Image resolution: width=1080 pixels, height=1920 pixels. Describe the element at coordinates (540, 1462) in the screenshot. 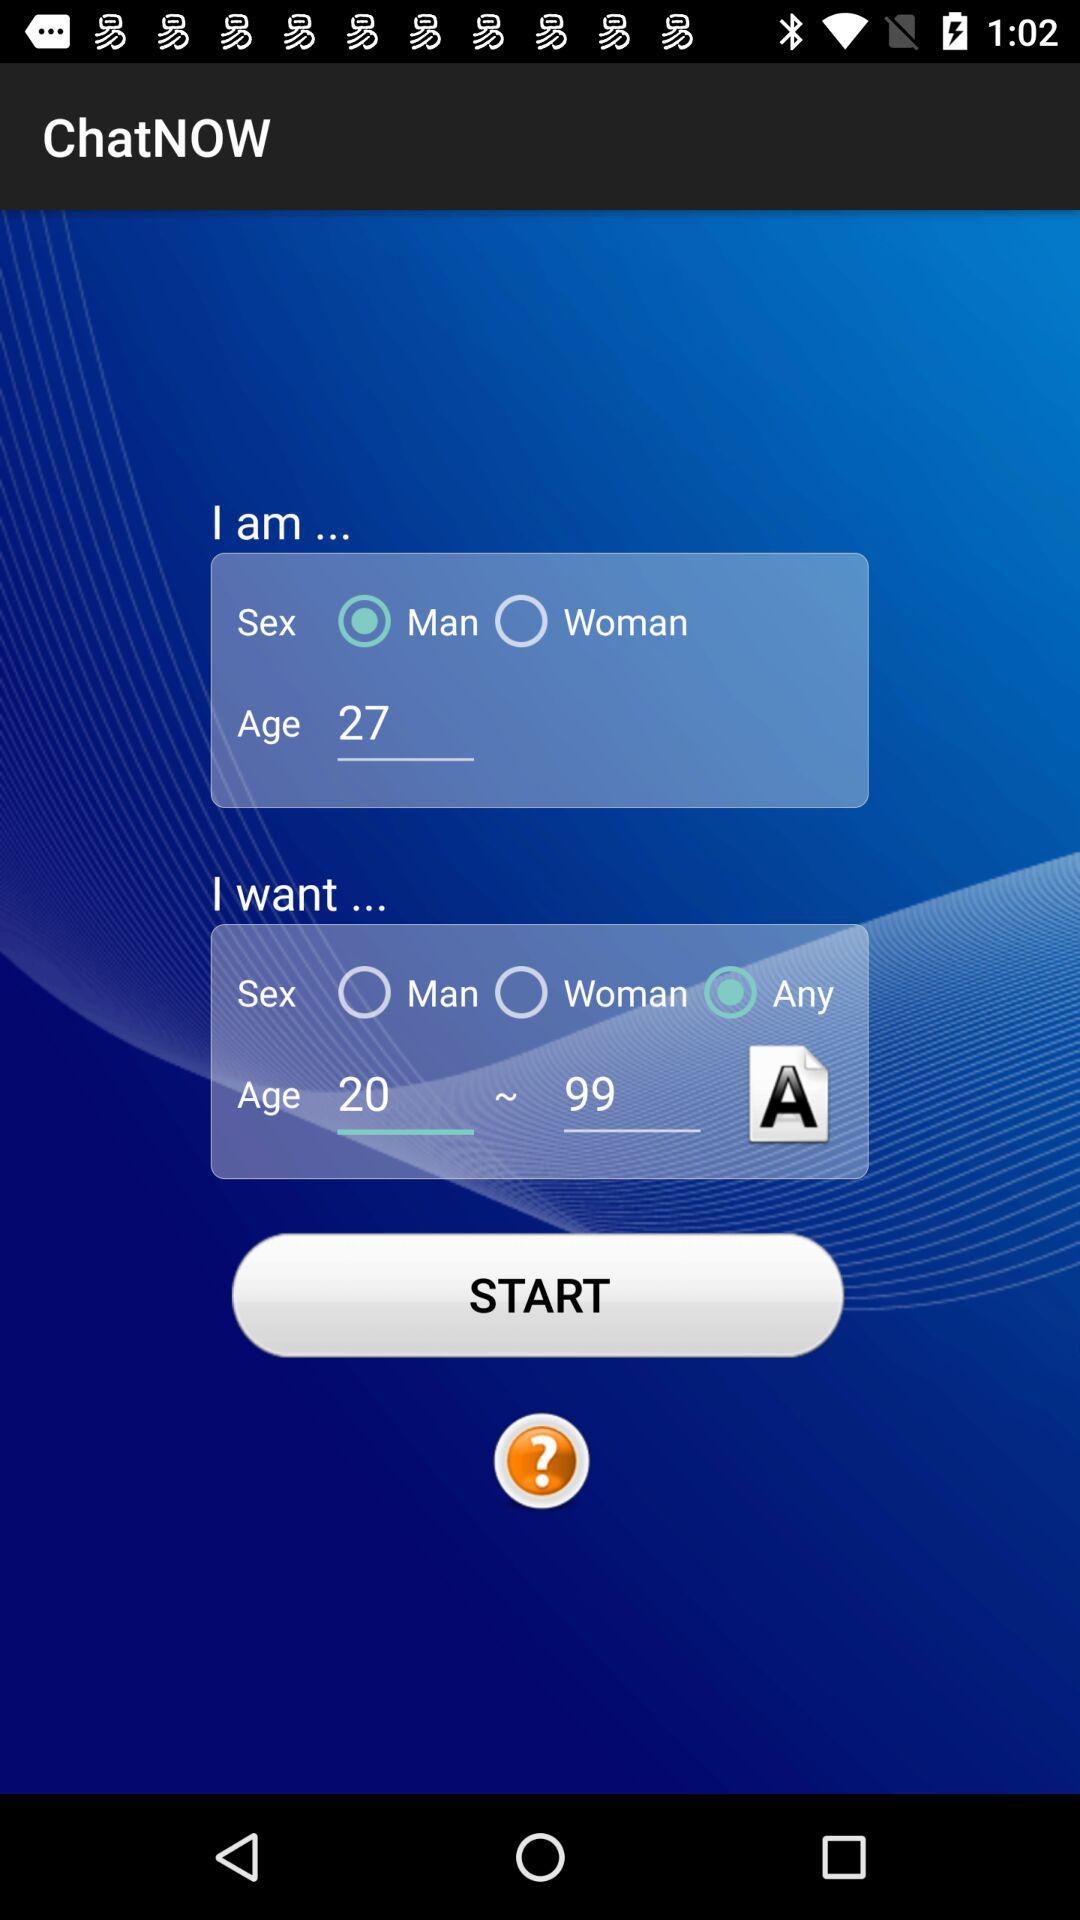

I see `the help icon` at that location.